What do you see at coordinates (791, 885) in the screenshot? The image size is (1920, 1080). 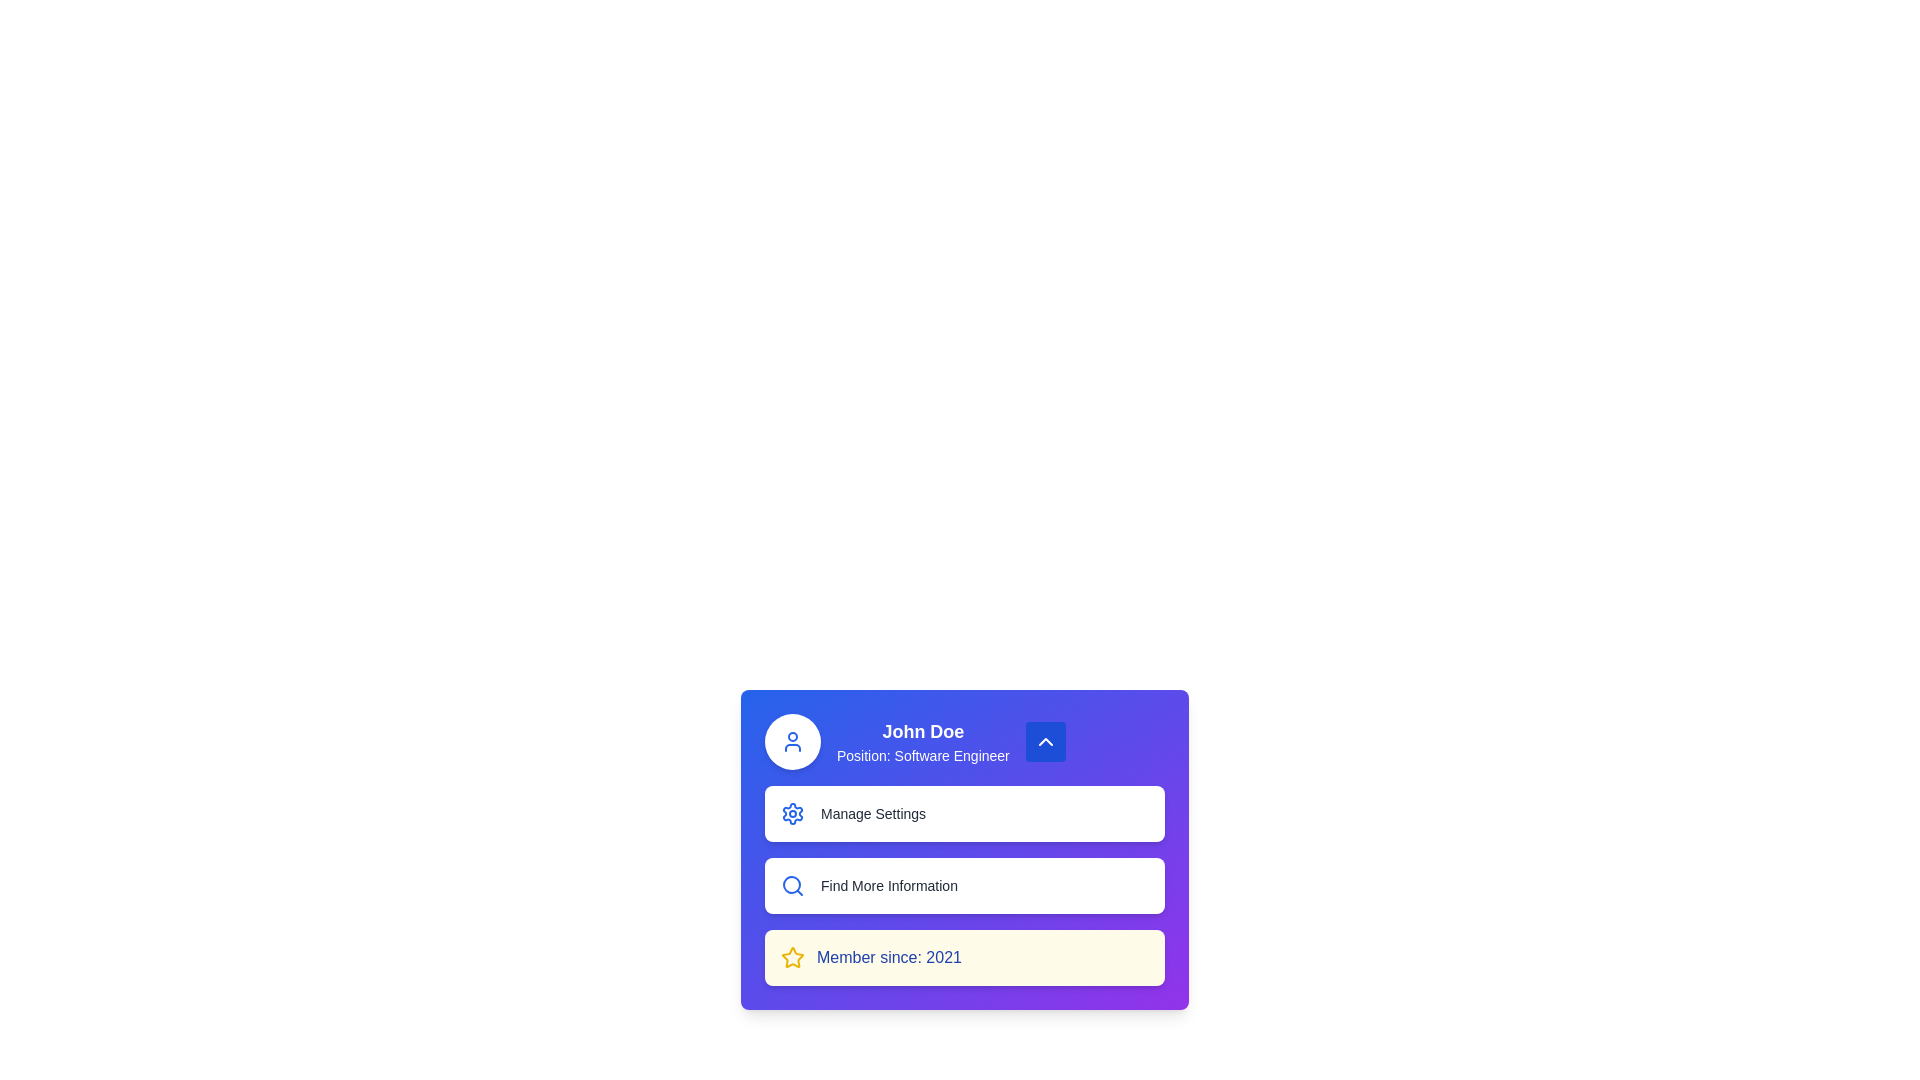 I see `the magnifying glass icon located within the button labeled 'Find More Information'` at bounding box center [791, 885].